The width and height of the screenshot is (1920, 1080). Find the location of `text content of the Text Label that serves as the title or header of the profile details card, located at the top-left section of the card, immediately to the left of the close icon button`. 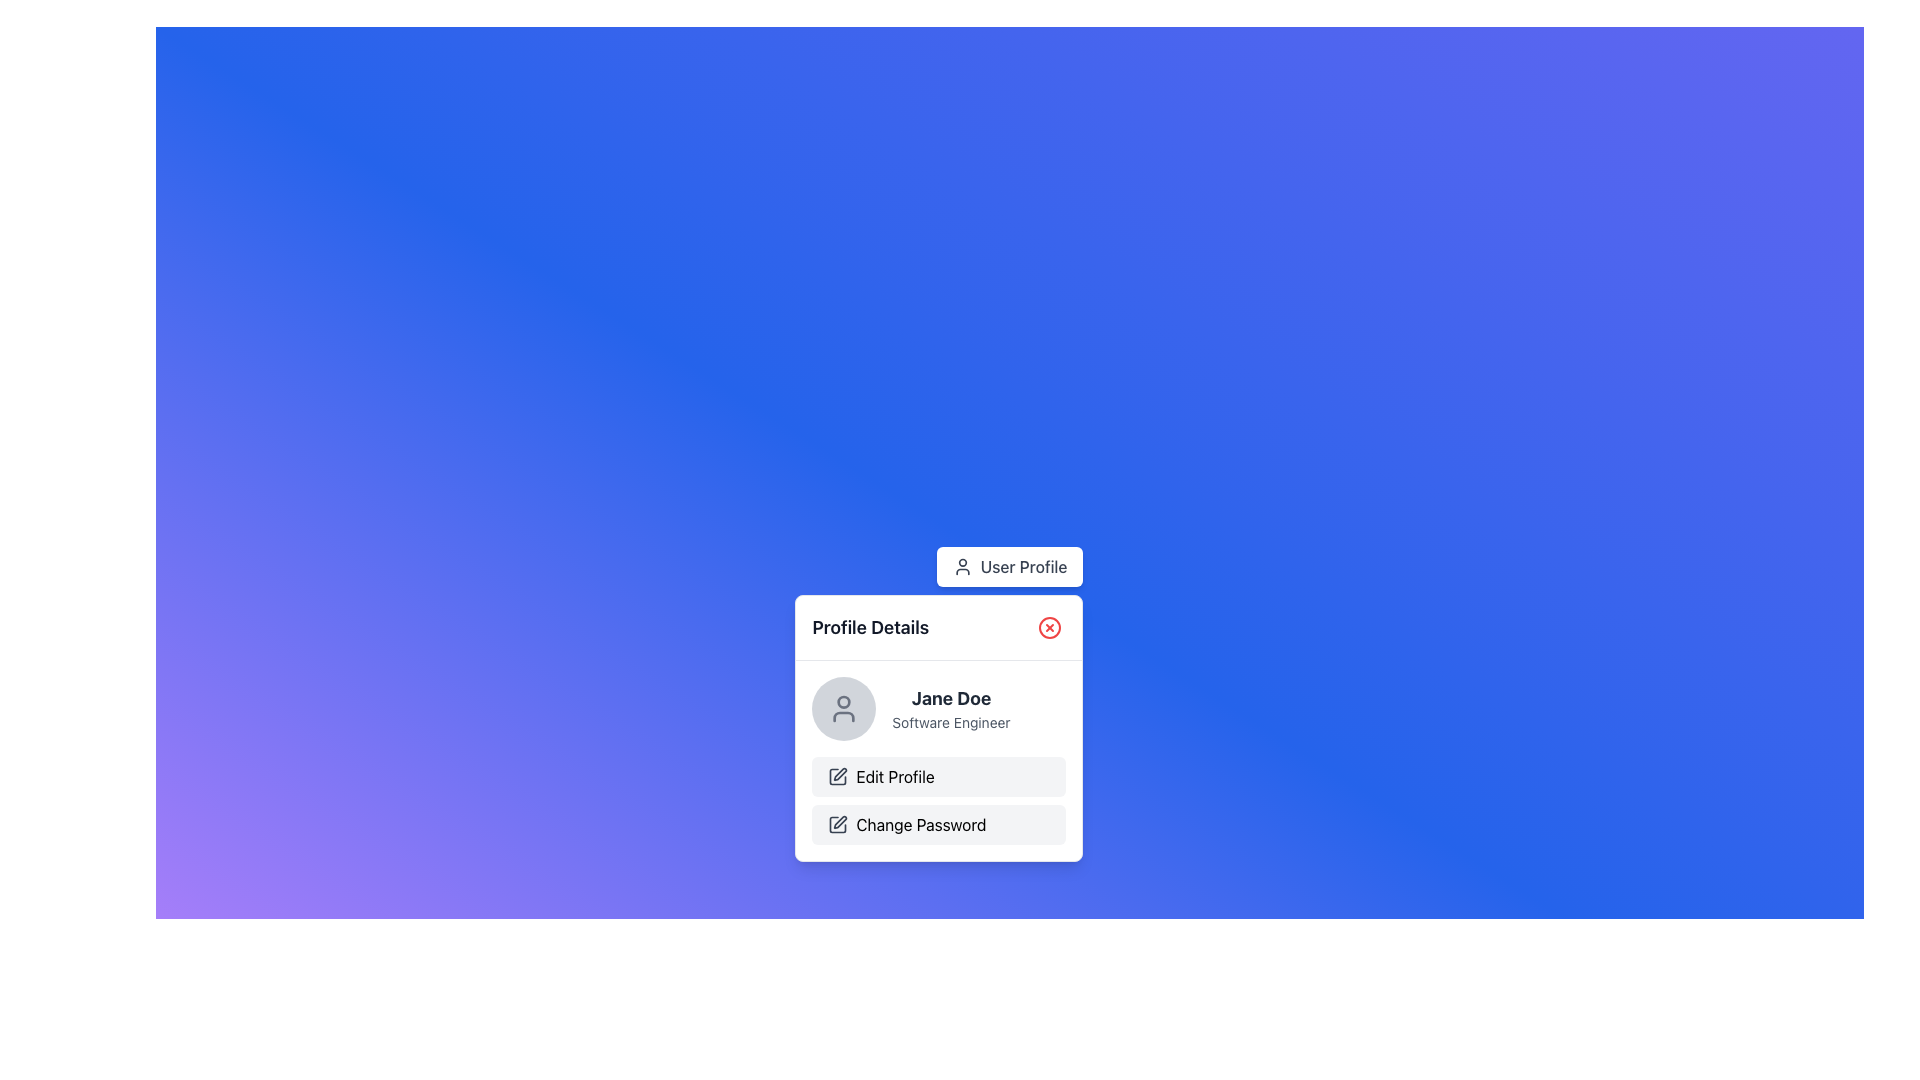

text content of the Text Label that serves as the title or header of the profile details card, located at the top-left section of the card, immediately to the left of the close icon button is located at coordinates (870, 627).